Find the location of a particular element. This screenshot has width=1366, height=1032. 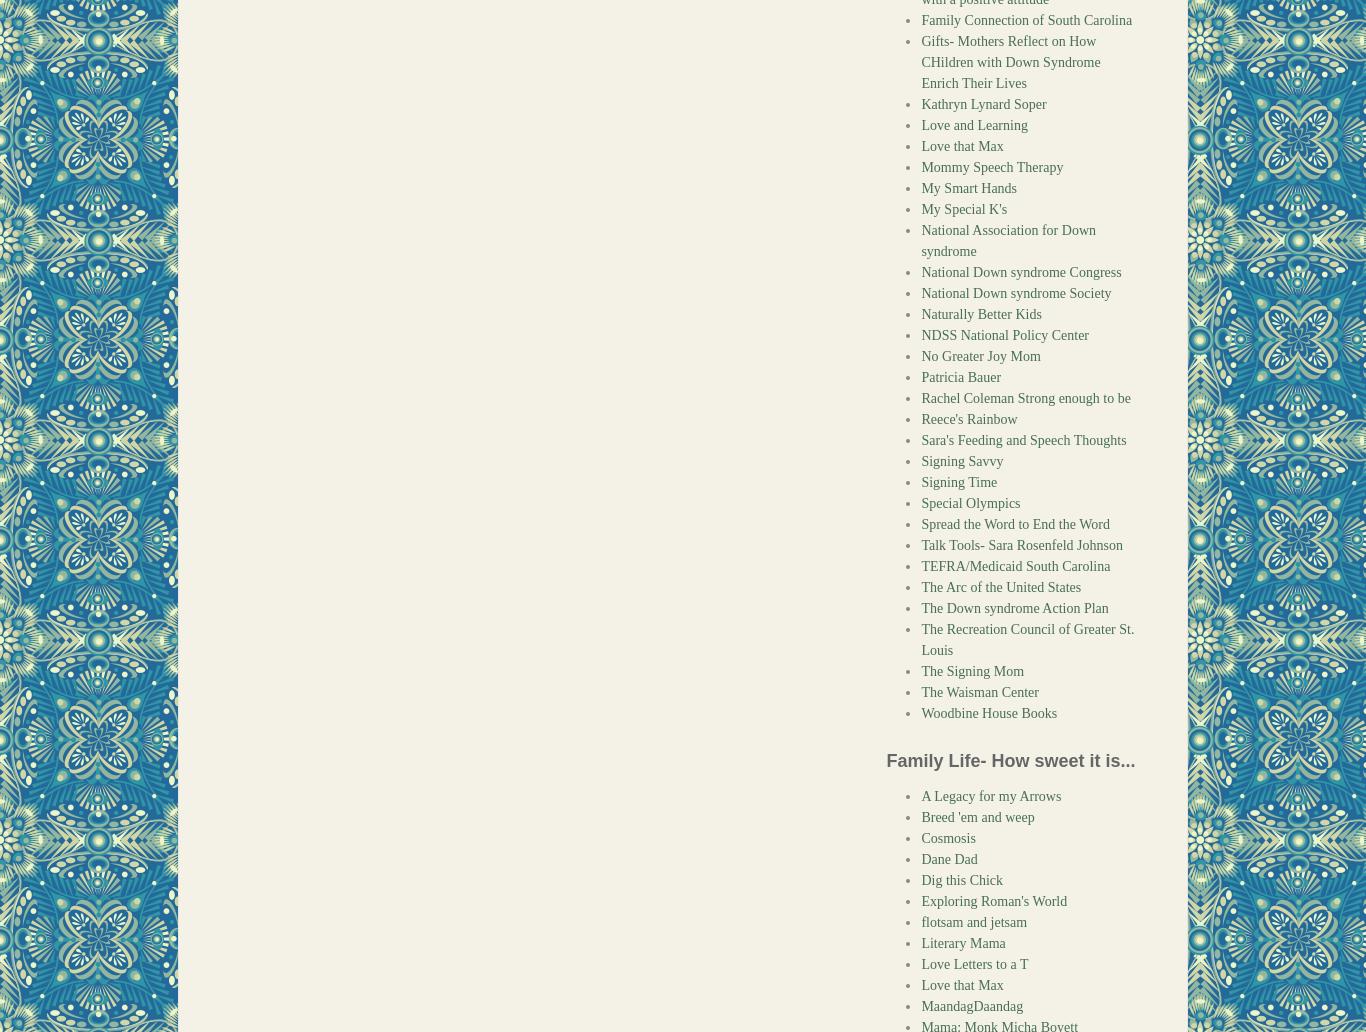

'Mommy Speech Therapy' is located at coordinates (991, 166).